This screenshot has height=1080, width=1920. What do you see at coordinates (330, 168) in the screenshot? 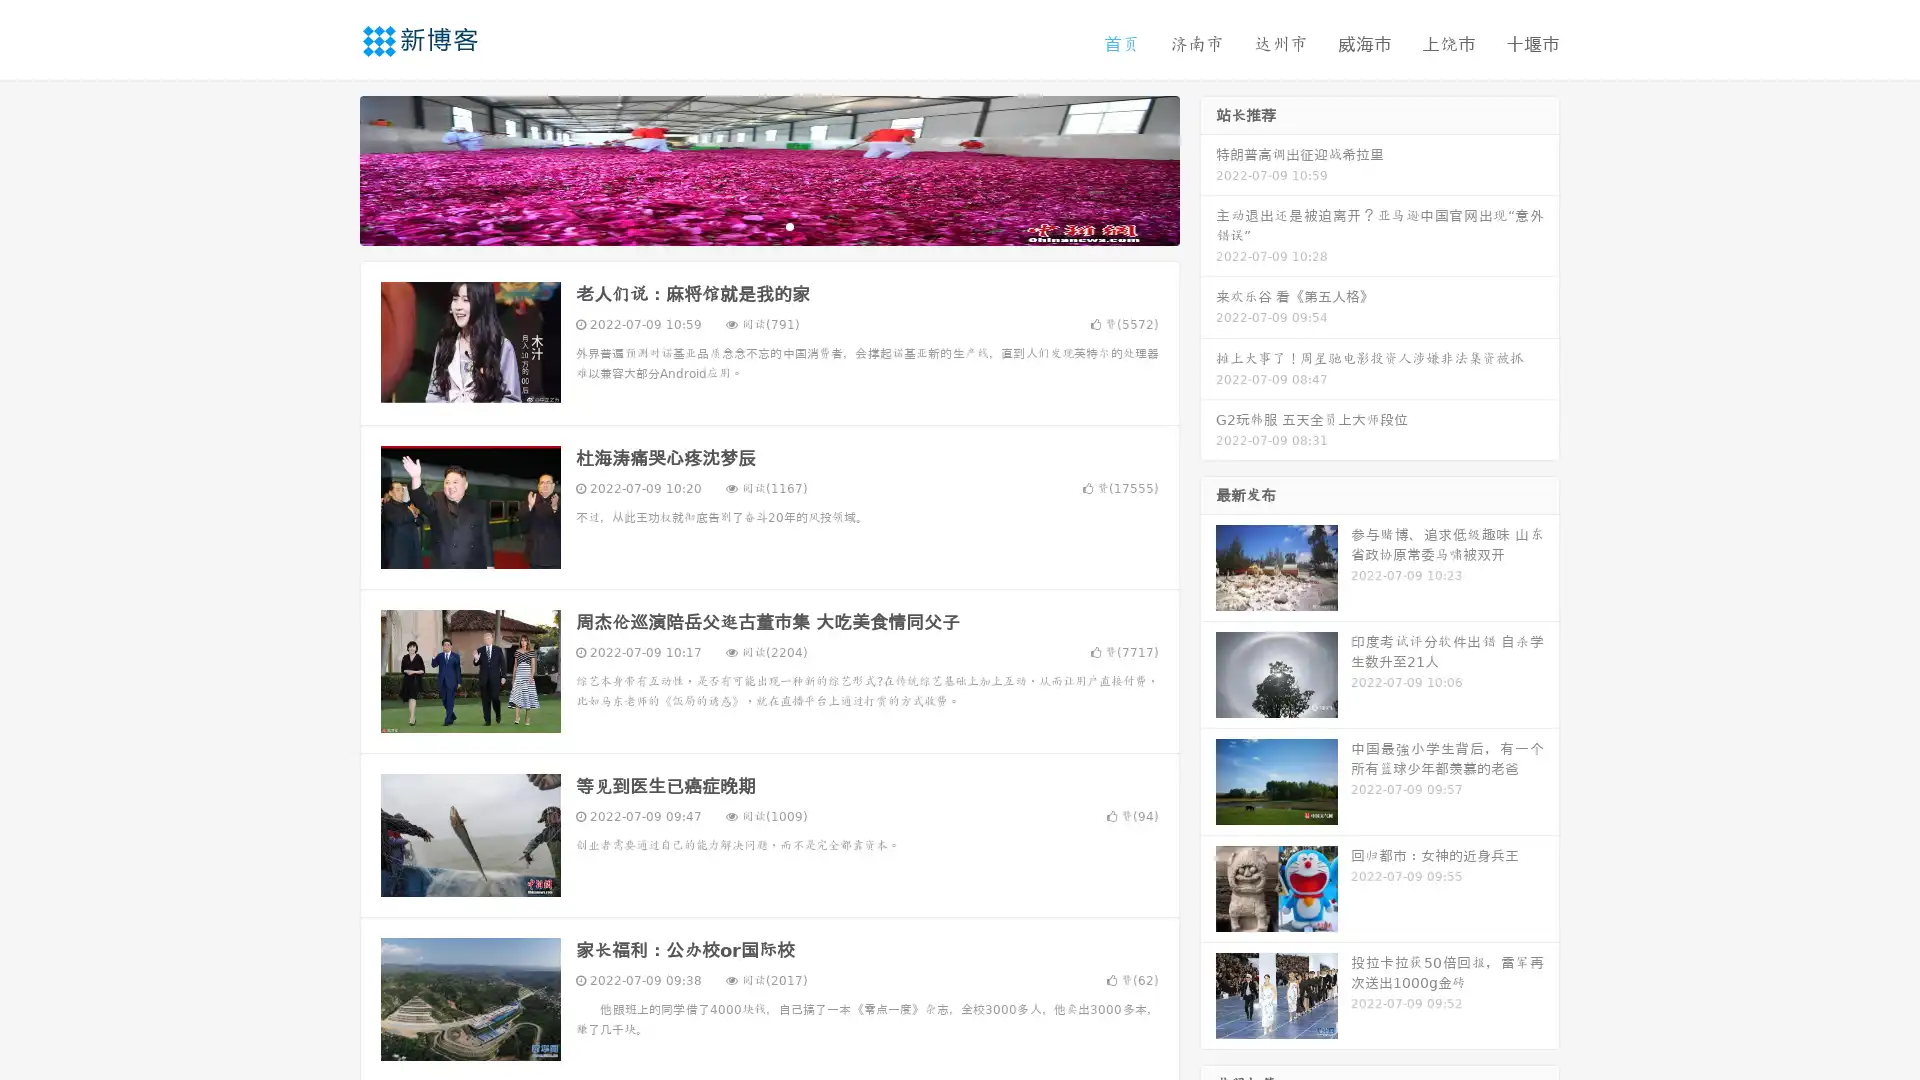
I see `Previous slide` at bounding box center [330, 168].